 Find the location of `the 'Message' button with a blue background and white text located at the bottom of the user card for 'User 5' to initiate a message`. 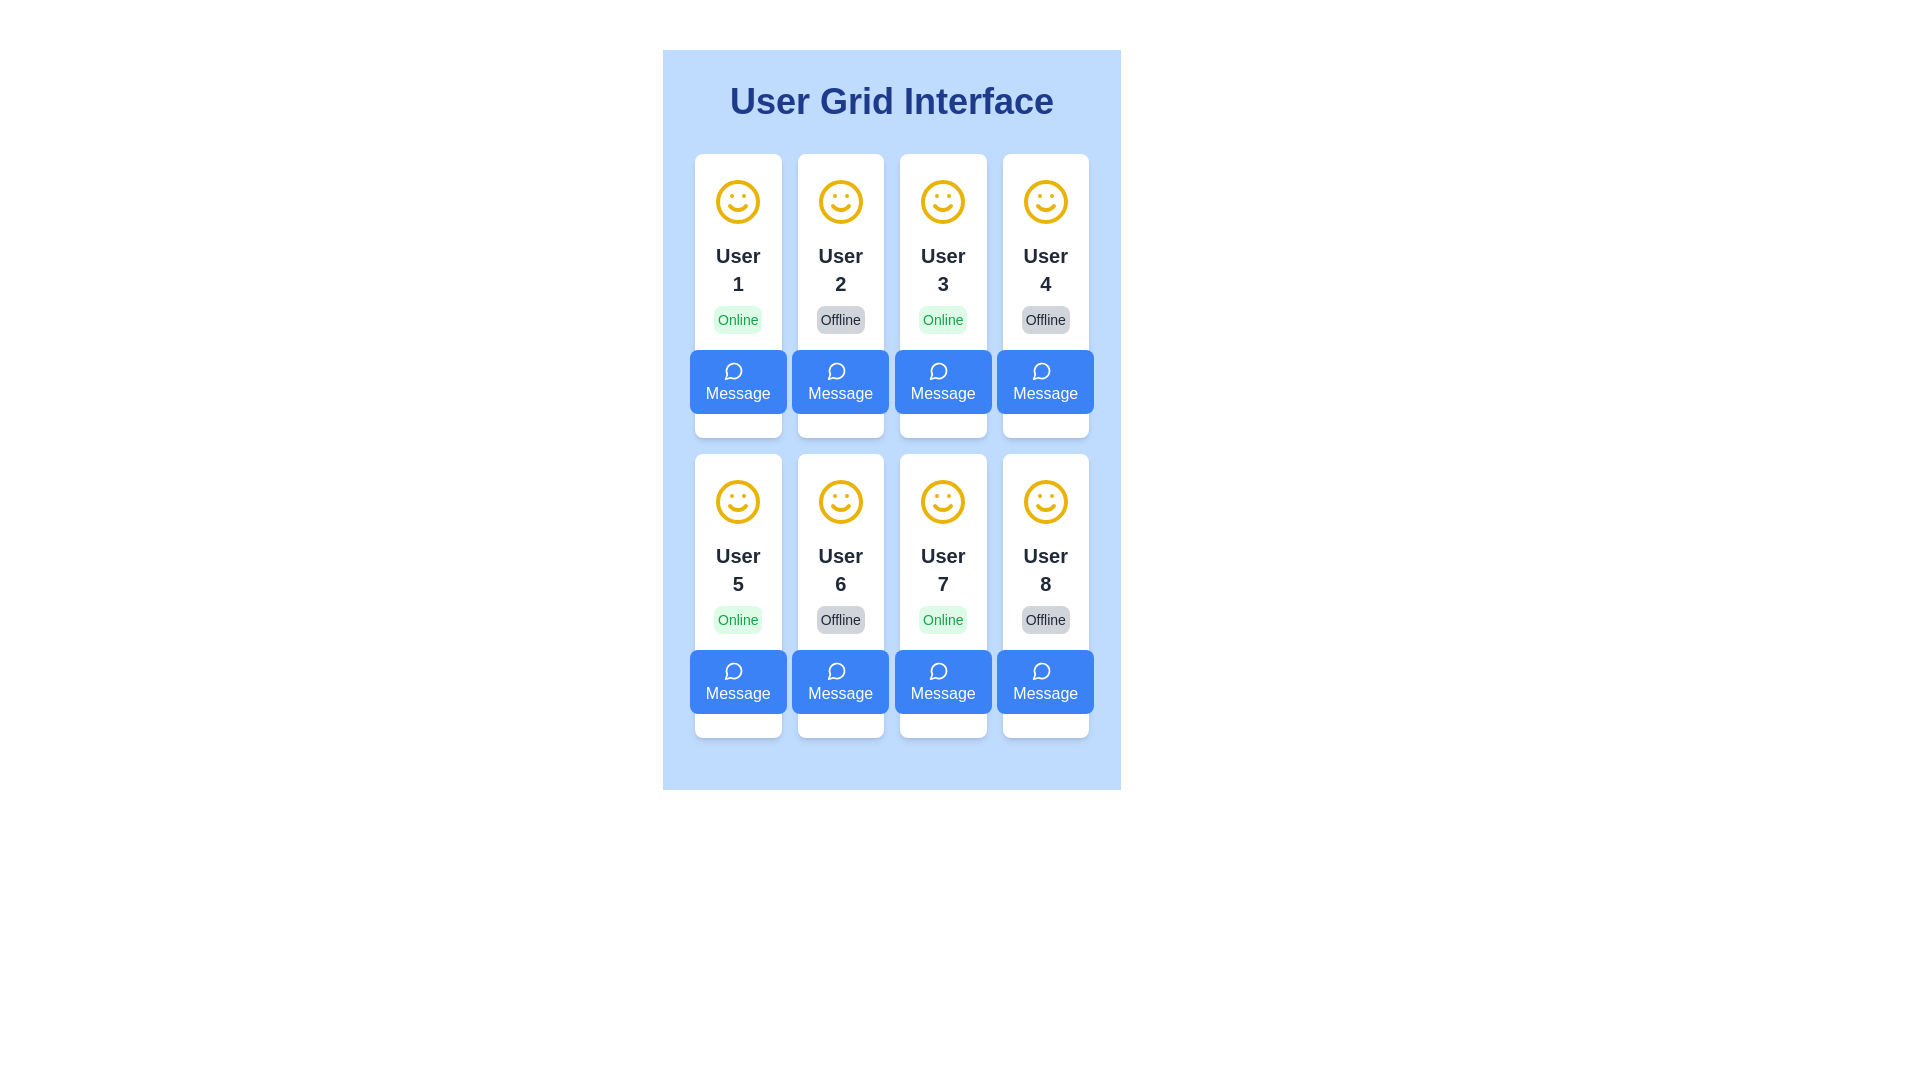

the 'Message' button with a blue background and white text located at the bottom of the user card for 'User 5' to initiate a message is located at coordinates (737, 681).